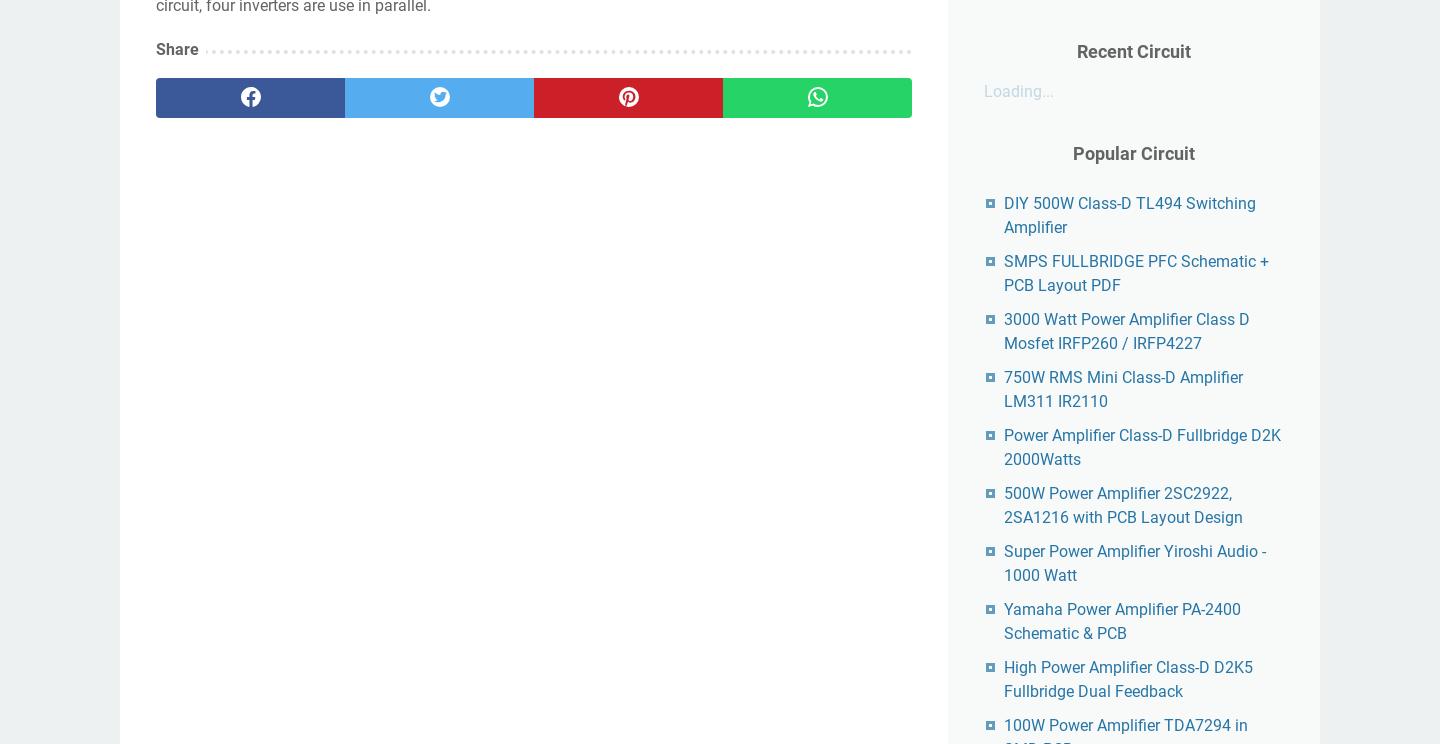  What do you see at coordinates (1127, 678) in the screenshot?
I see `'High Power Amplifier Class-D D2K5 Fullbridge Dual Feedback'` at bounding box center [1127, 678].